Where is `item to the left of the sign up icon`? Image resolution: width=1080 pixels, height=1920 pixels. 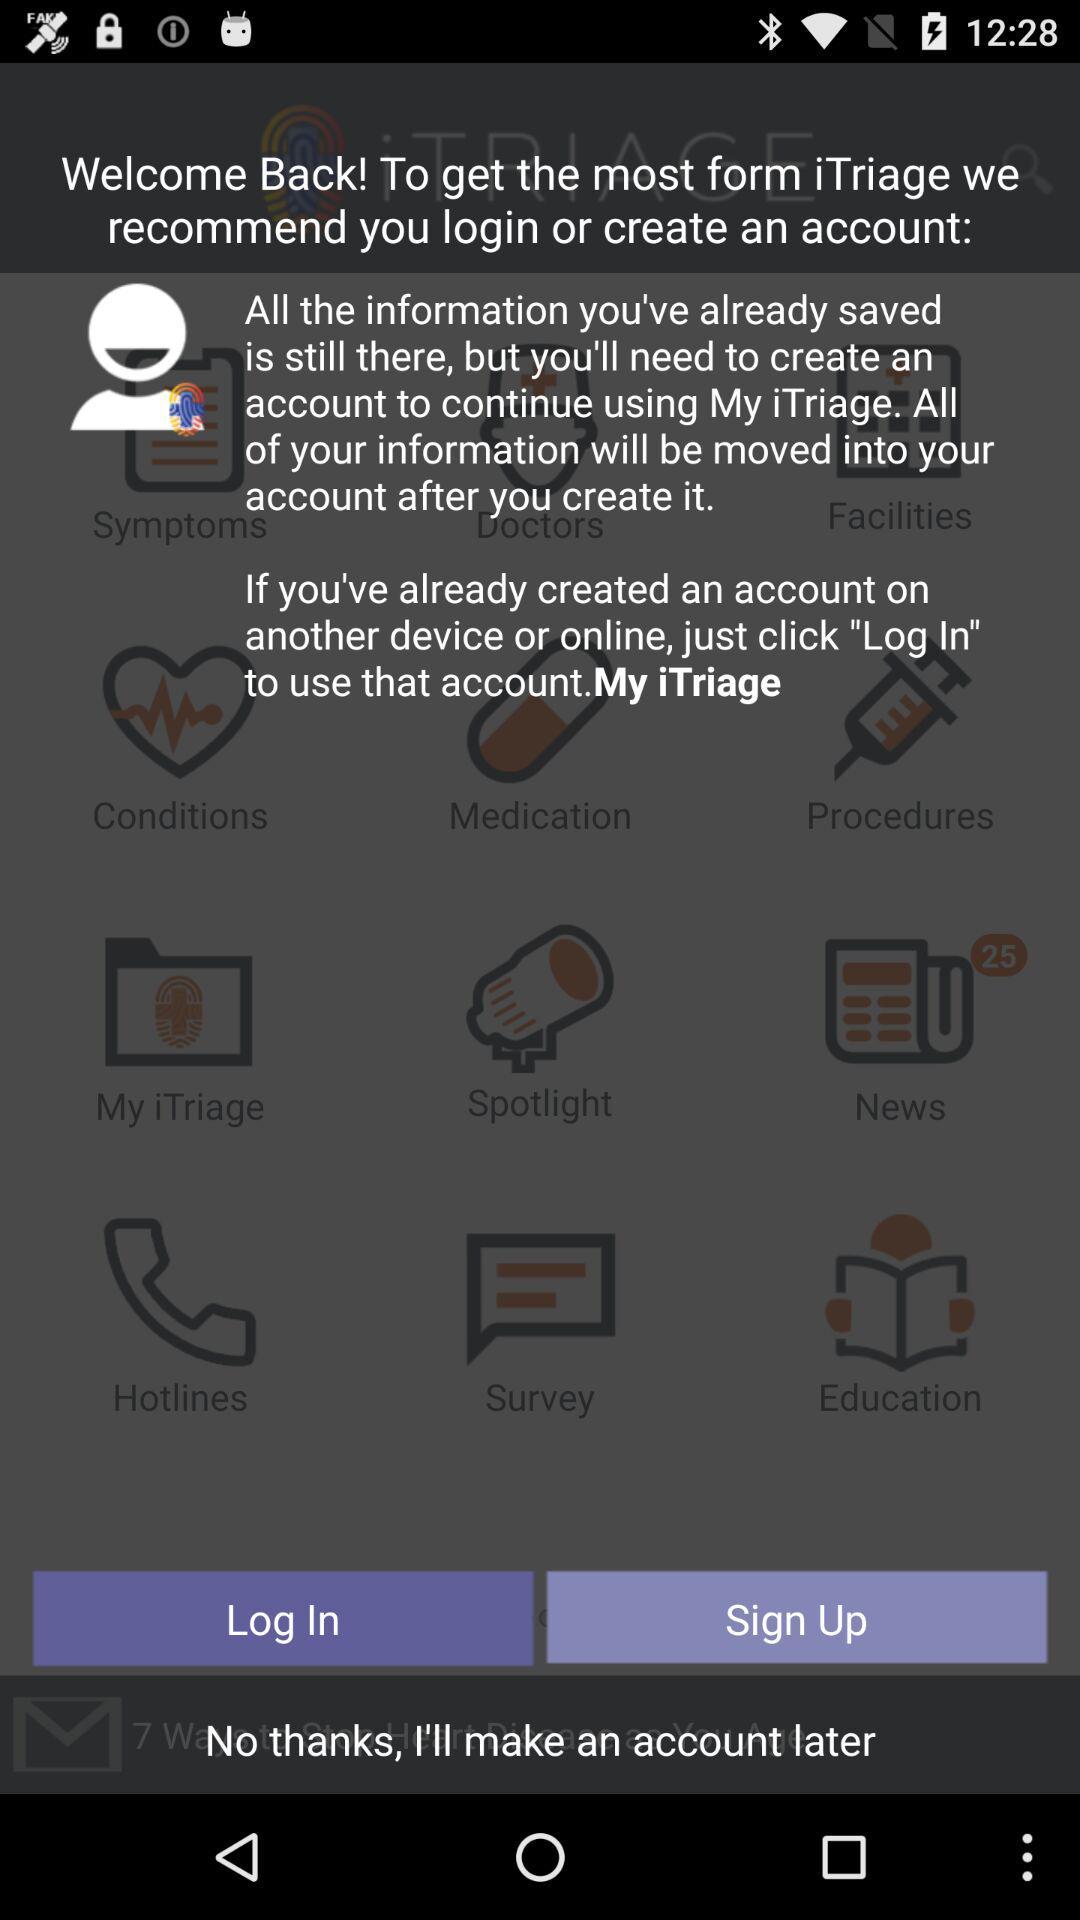 item to the left of the sign up icon is located at coordinates (283, 1618).